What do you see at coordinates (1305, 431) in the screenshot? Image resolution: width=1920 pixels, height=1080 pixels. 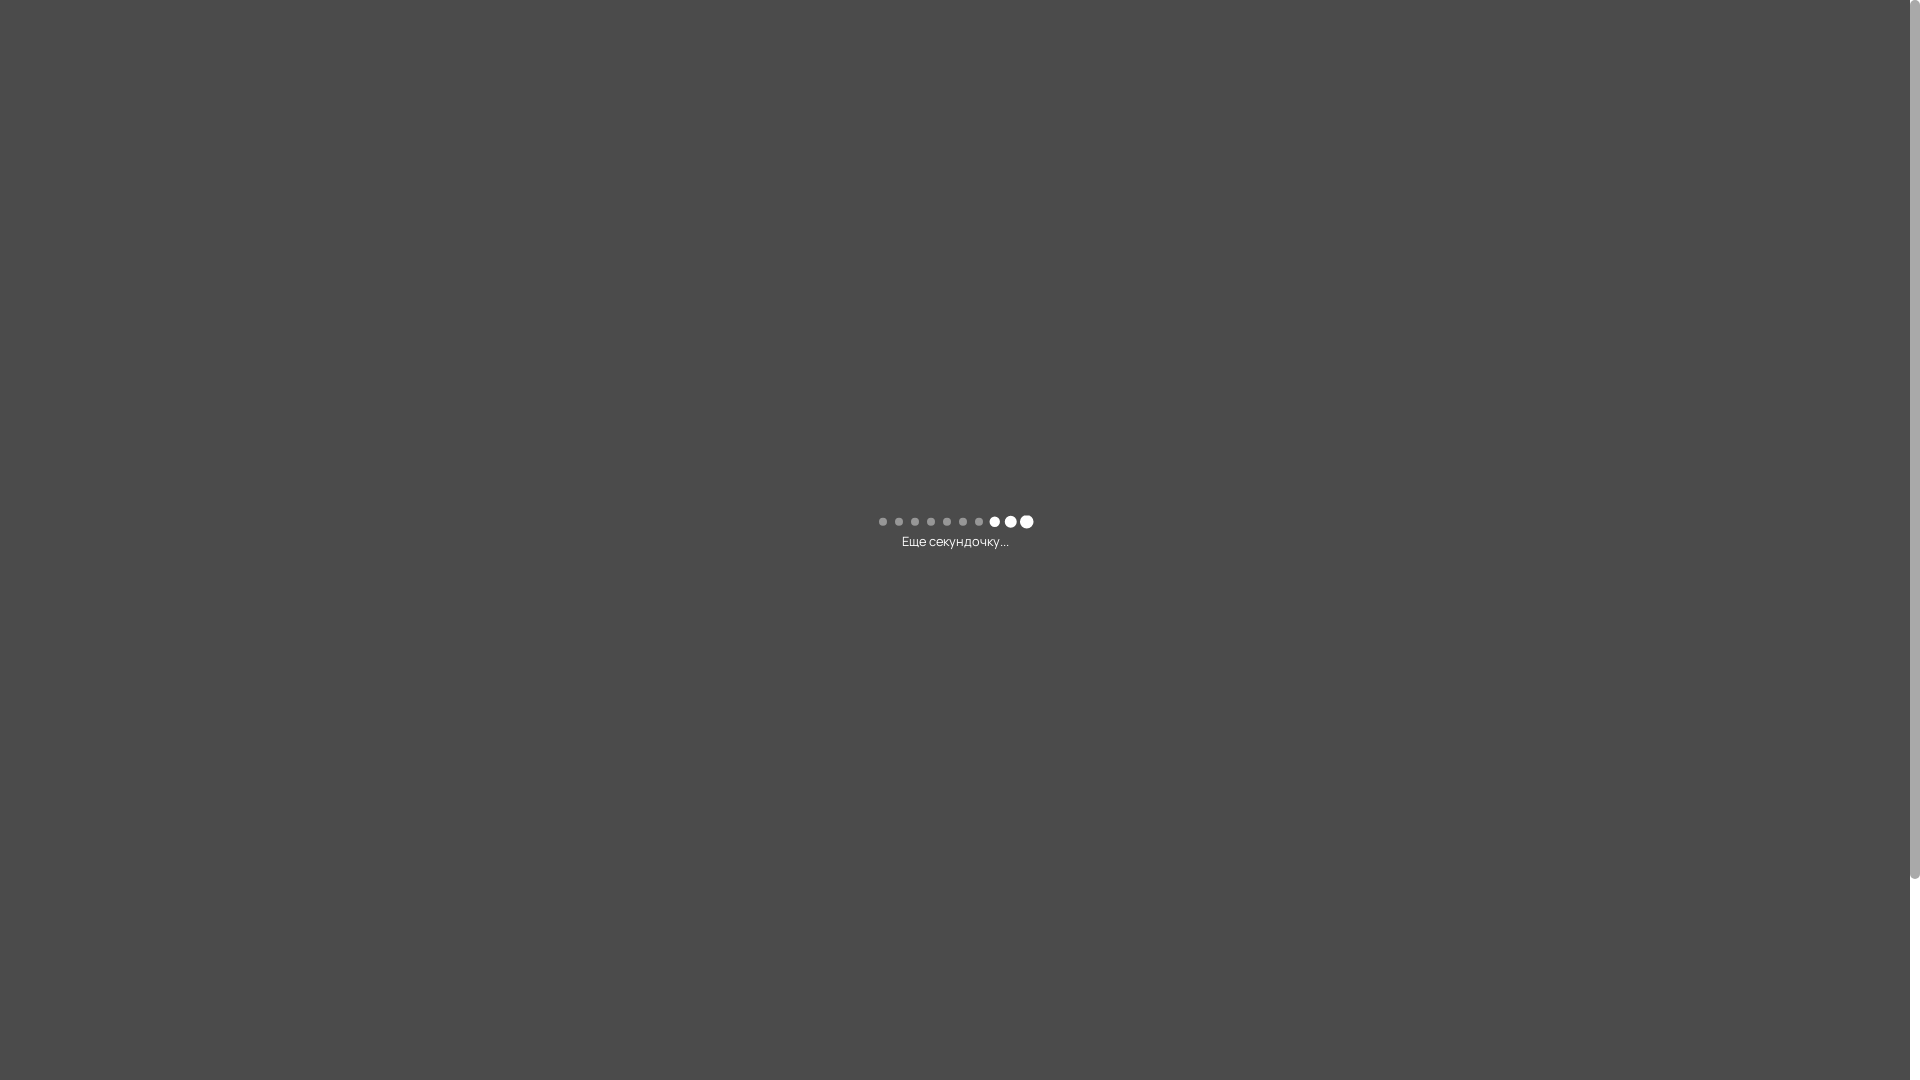 I see `'polakr@tut.by'` at bounding box center [1305, 431].